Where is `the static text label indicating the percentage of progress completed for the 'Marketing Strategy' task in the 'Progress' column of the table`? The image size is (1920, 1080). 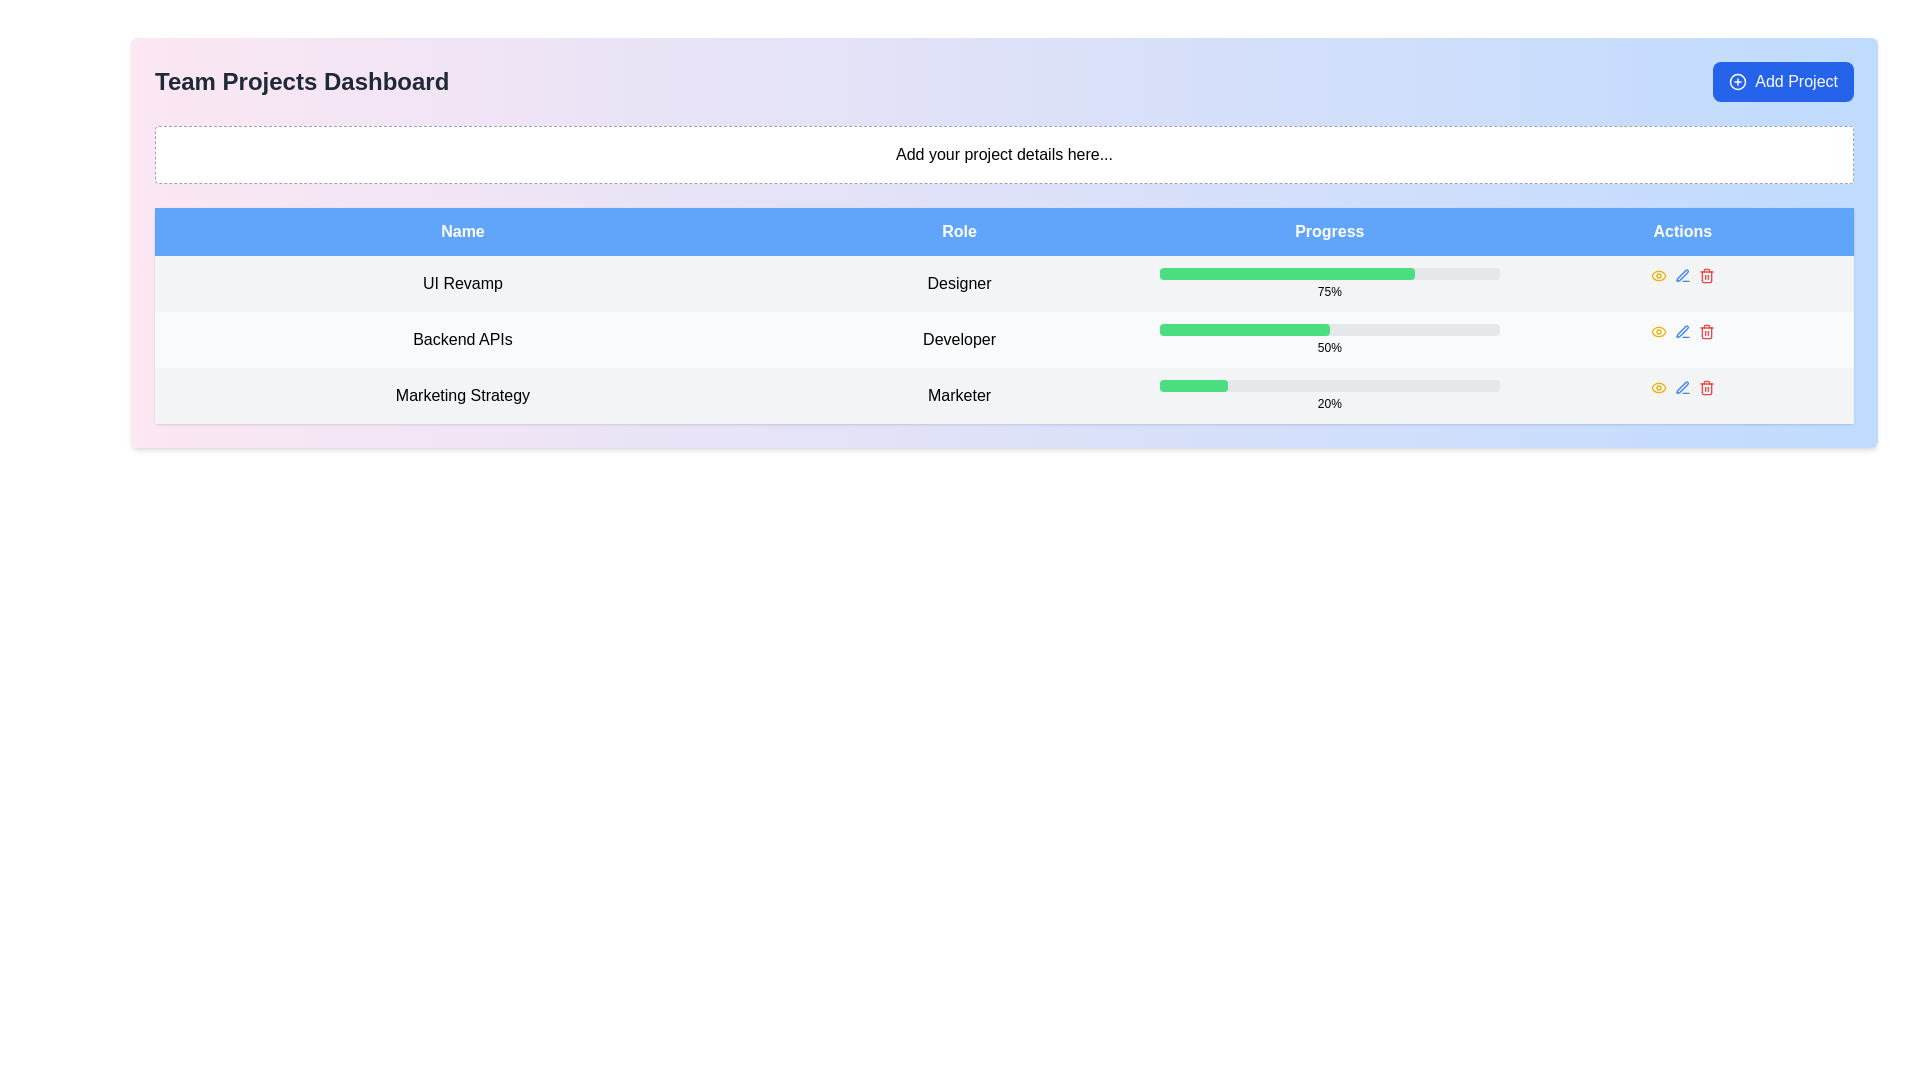
the static text label indicating the percentage of progress completed for the 'Marketing Strategy' task in the 'Progress' column of the table is located at coordinates (1329, 404).